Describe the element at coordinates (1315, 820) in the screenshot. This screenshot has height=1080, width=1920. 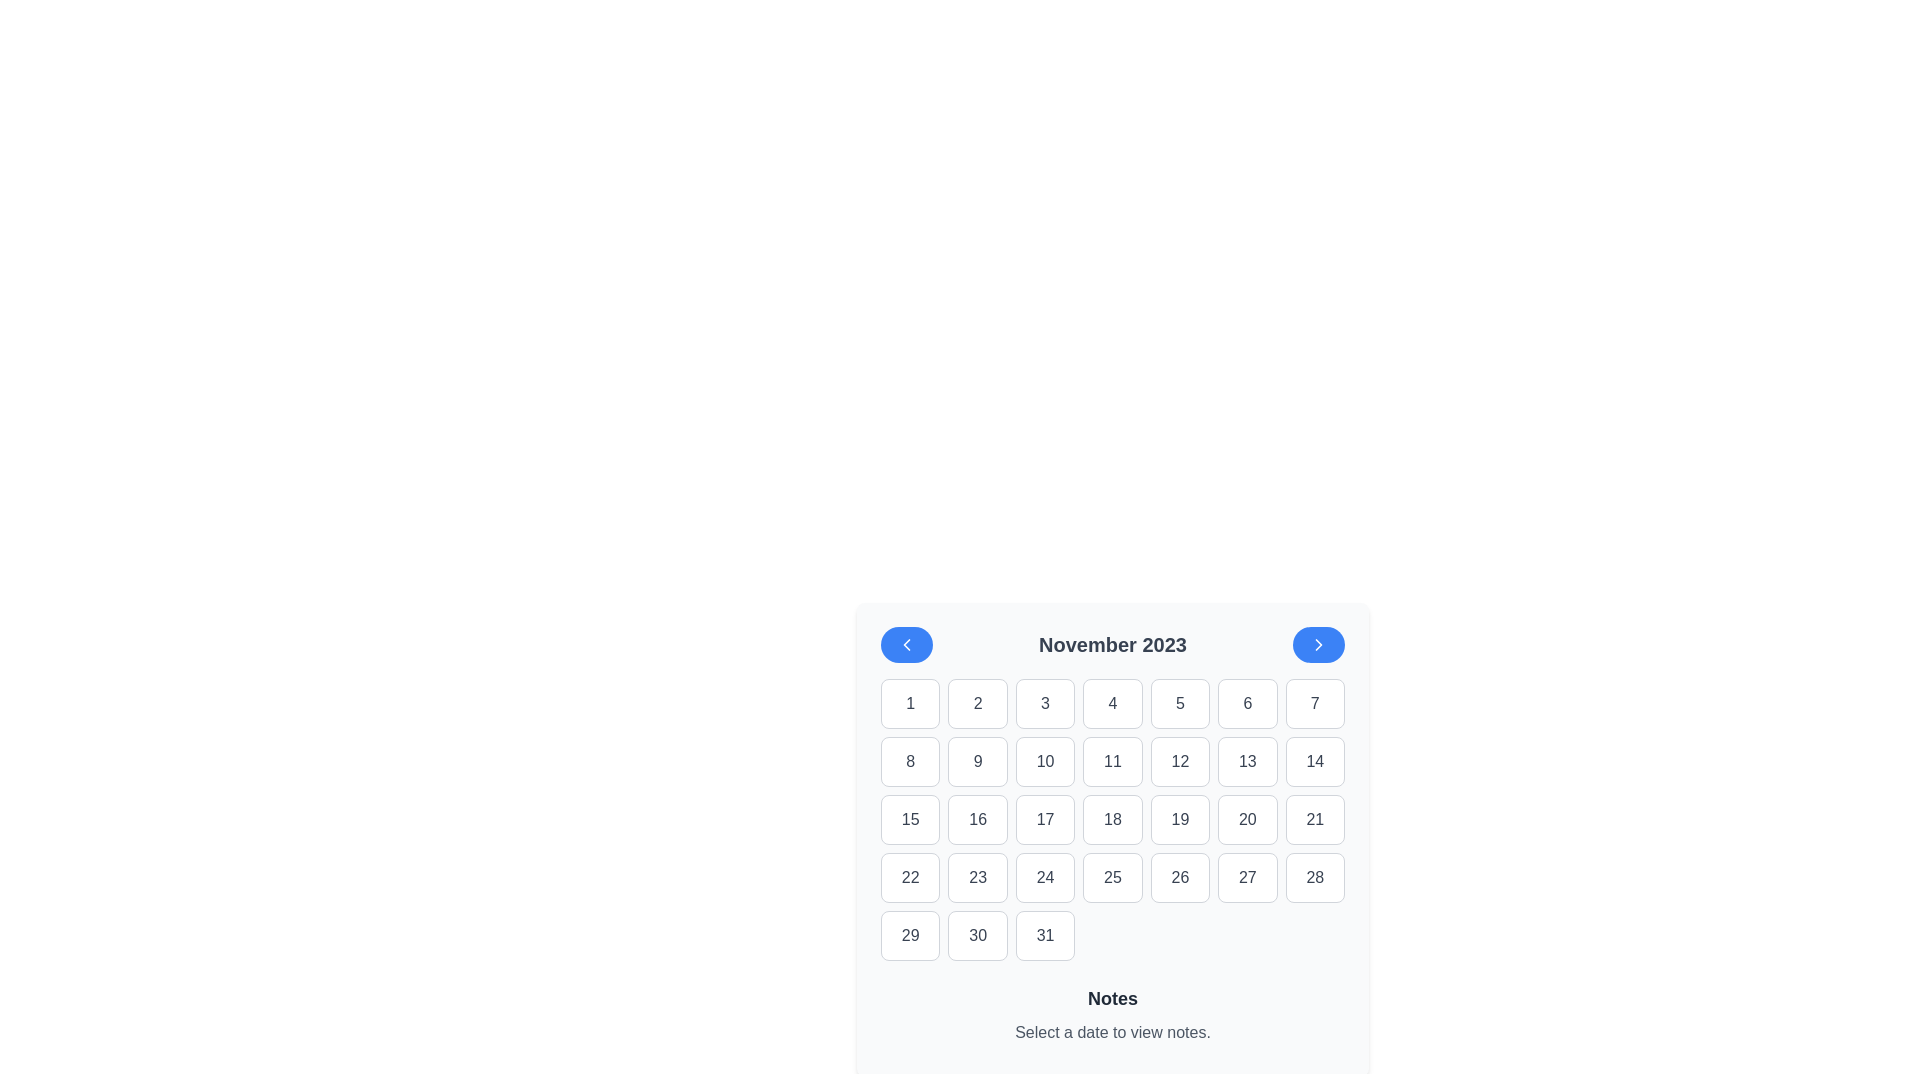
I see `the button in the calendar interface that allows the user` at that location.